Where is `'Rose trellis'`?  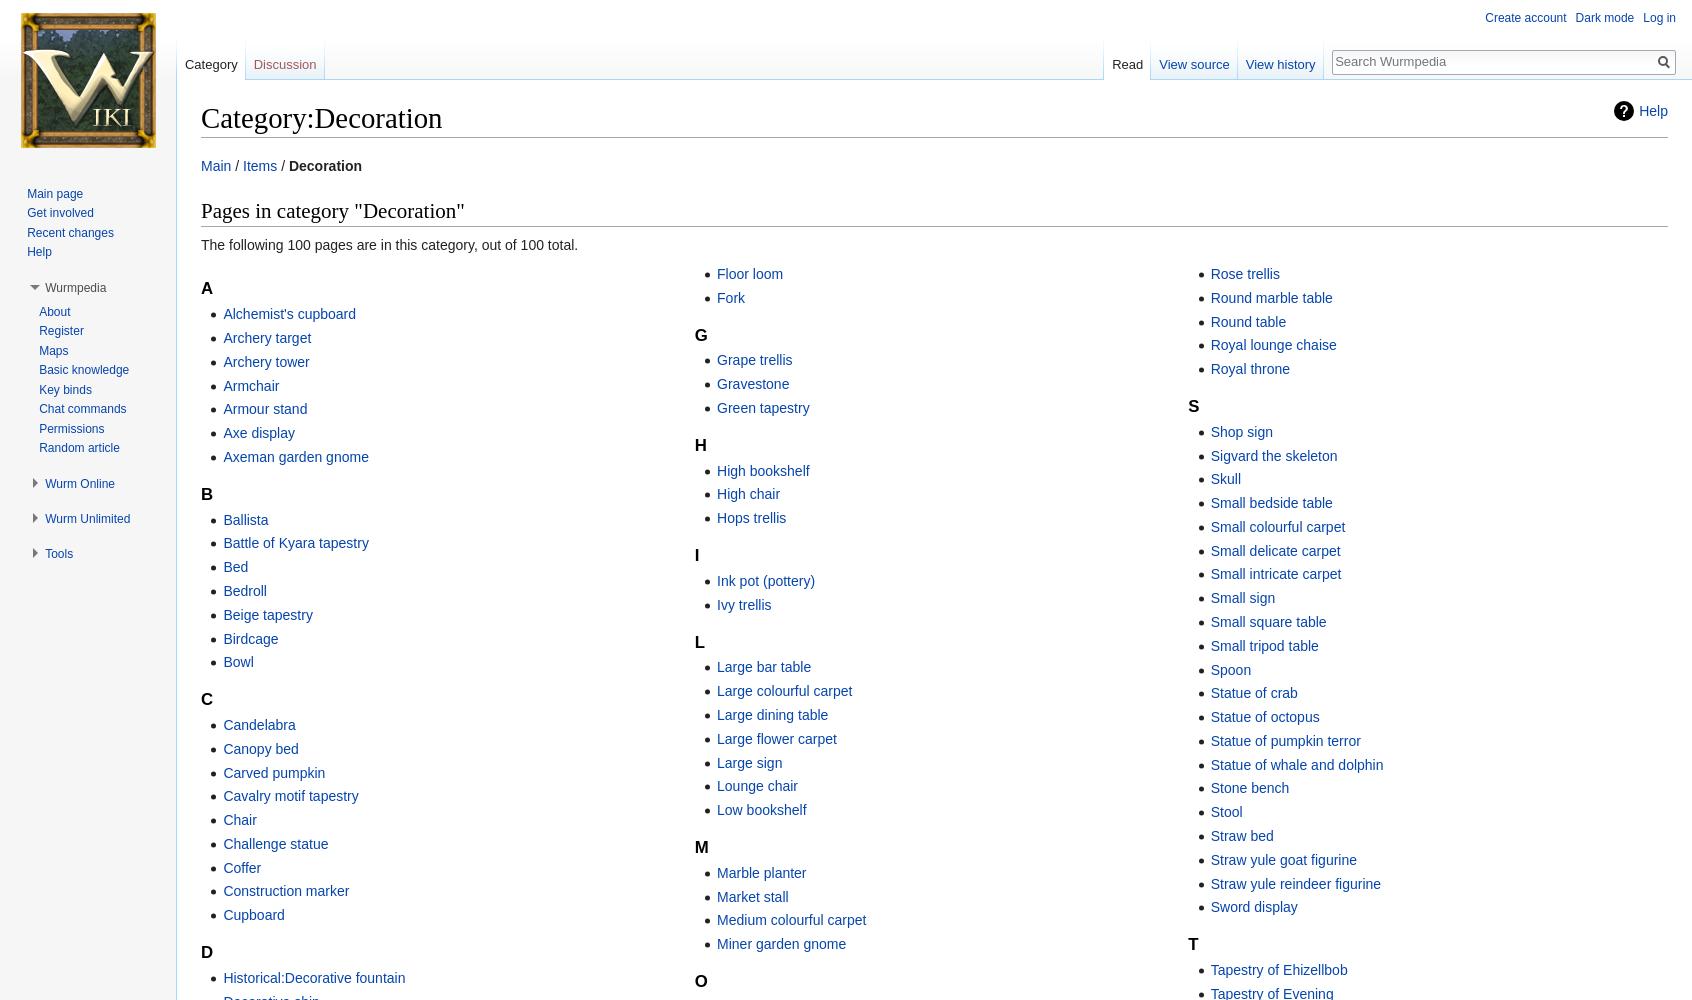
'Rose trellis' is located at coordinates (1244, 273).